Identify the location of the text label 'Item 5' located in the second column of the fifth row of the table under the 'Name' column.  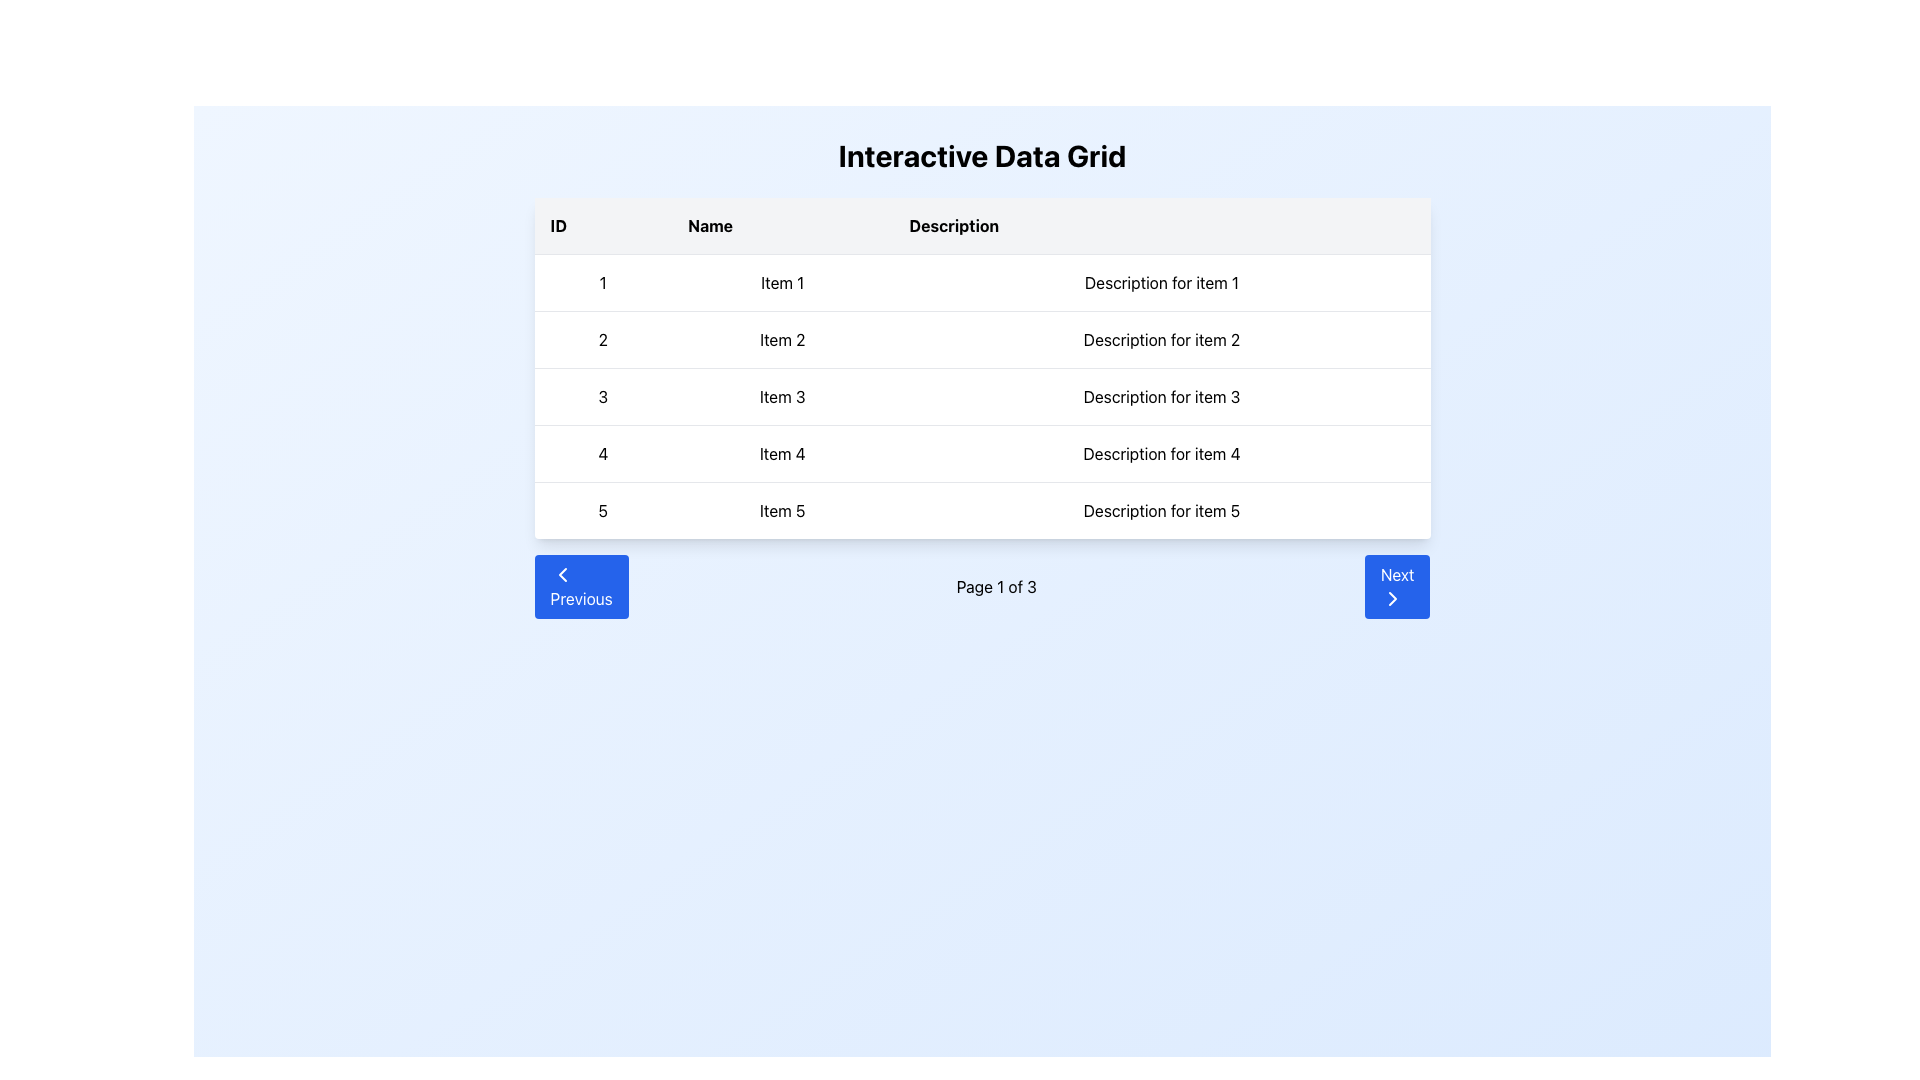
(781, 509).